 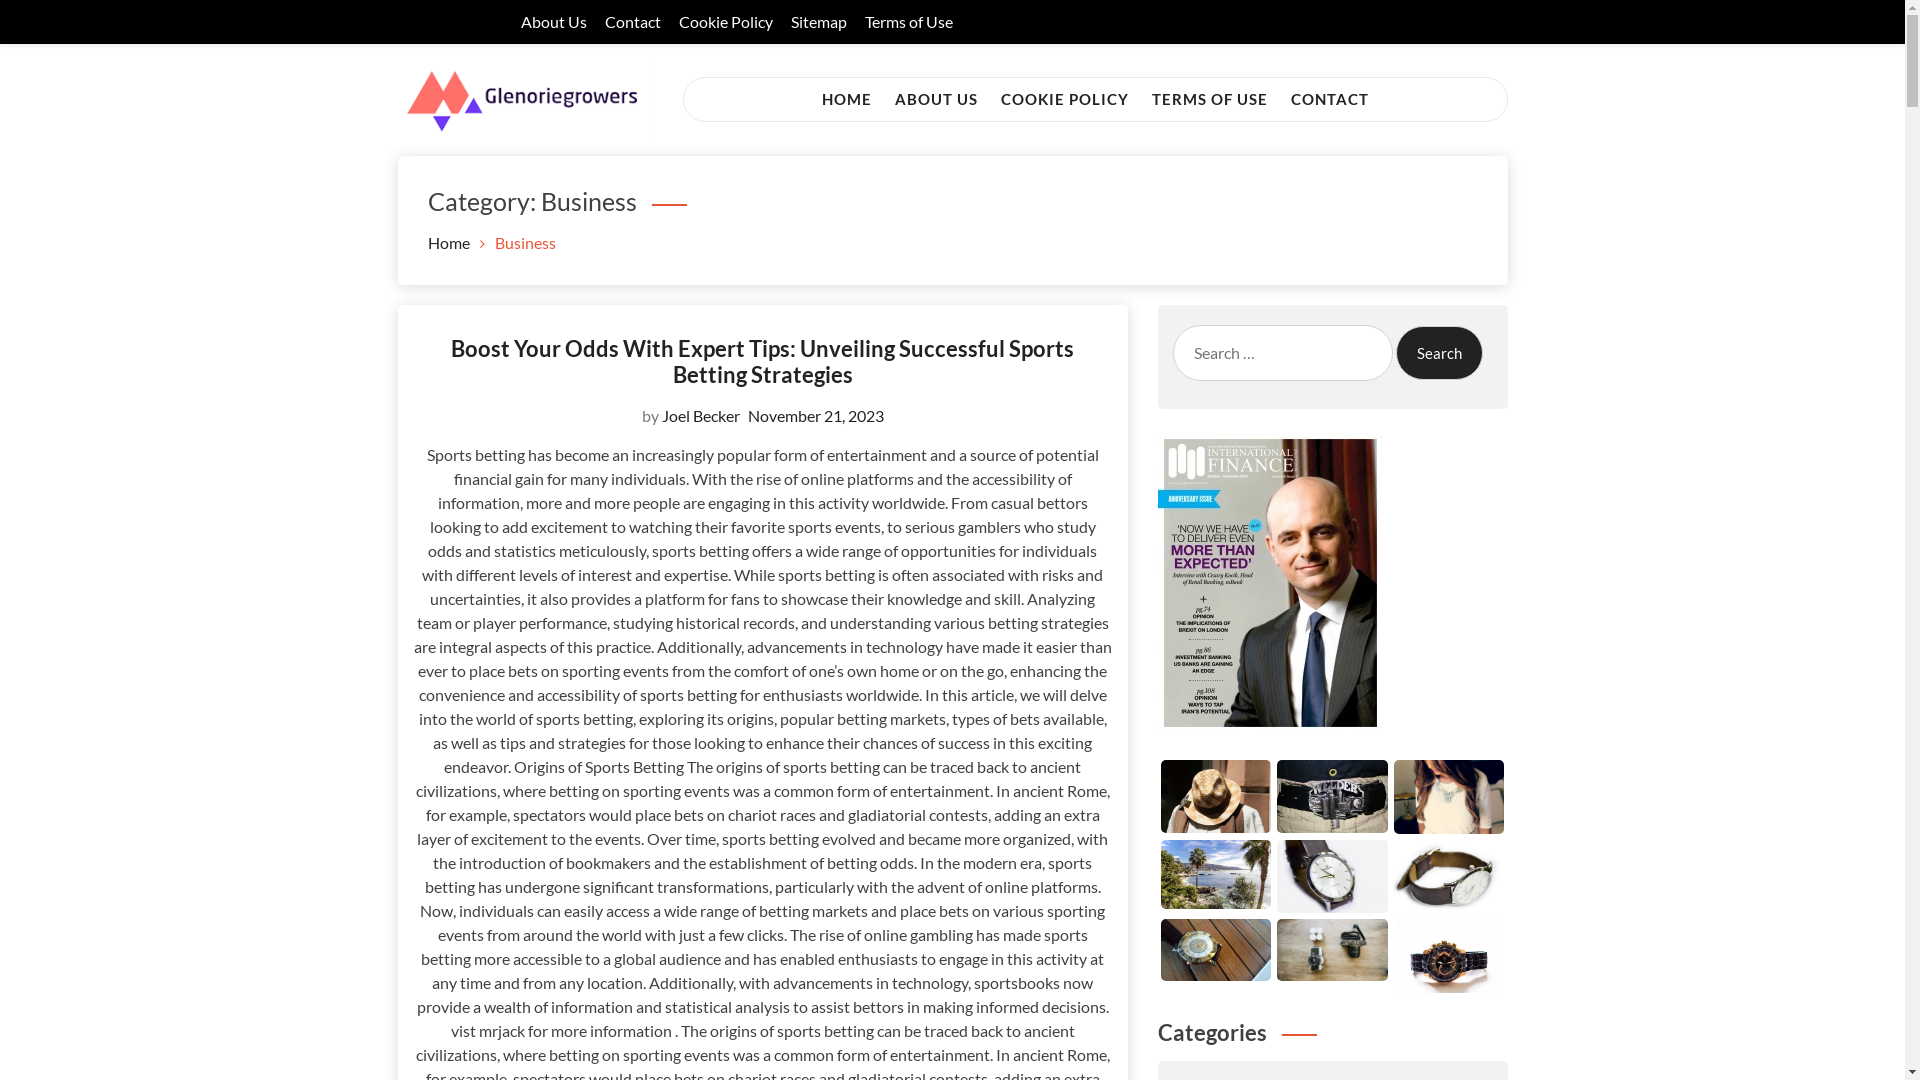 I want to click on 'HOME', so click(x=811, y=99).